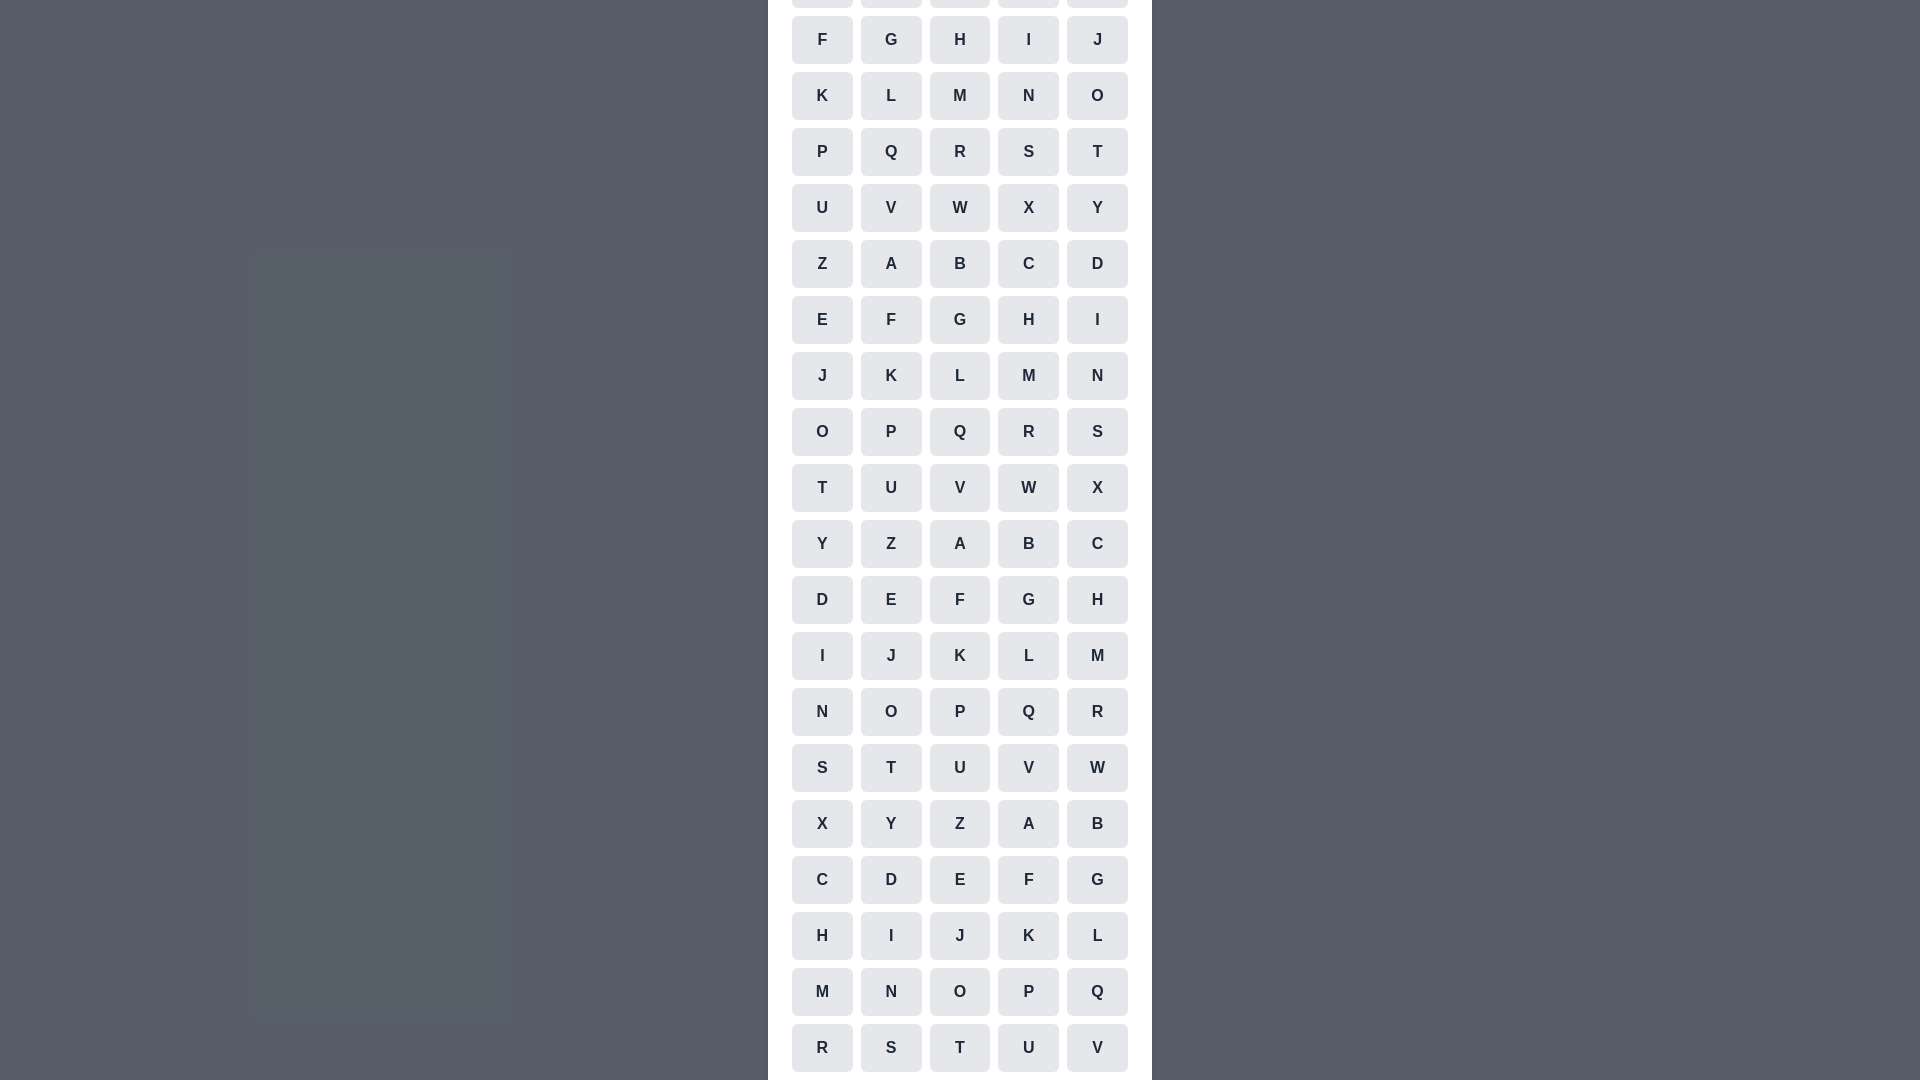  I want to click on the cell representing the character W, so click(960, 208).